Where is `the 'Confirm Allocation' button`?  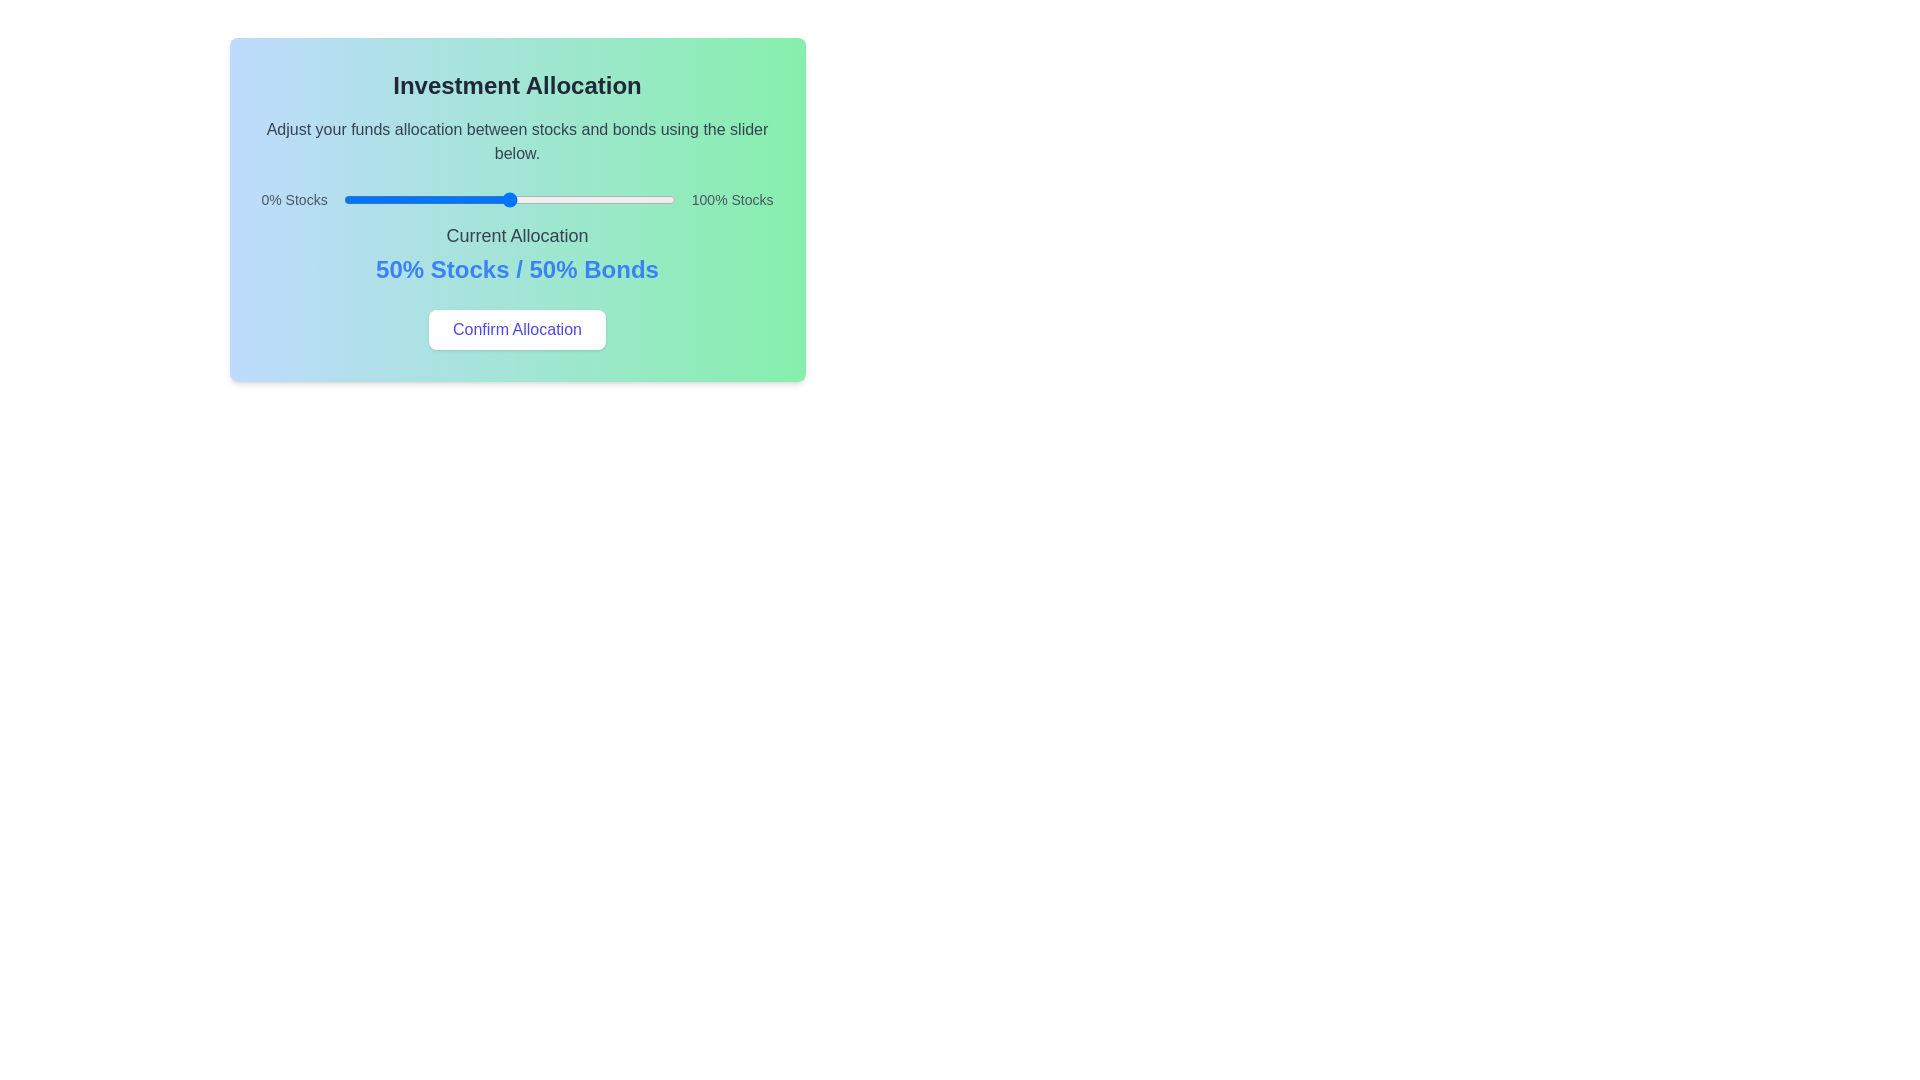 the 'Confirm Allocation' button is located at coordinates (517, 329).